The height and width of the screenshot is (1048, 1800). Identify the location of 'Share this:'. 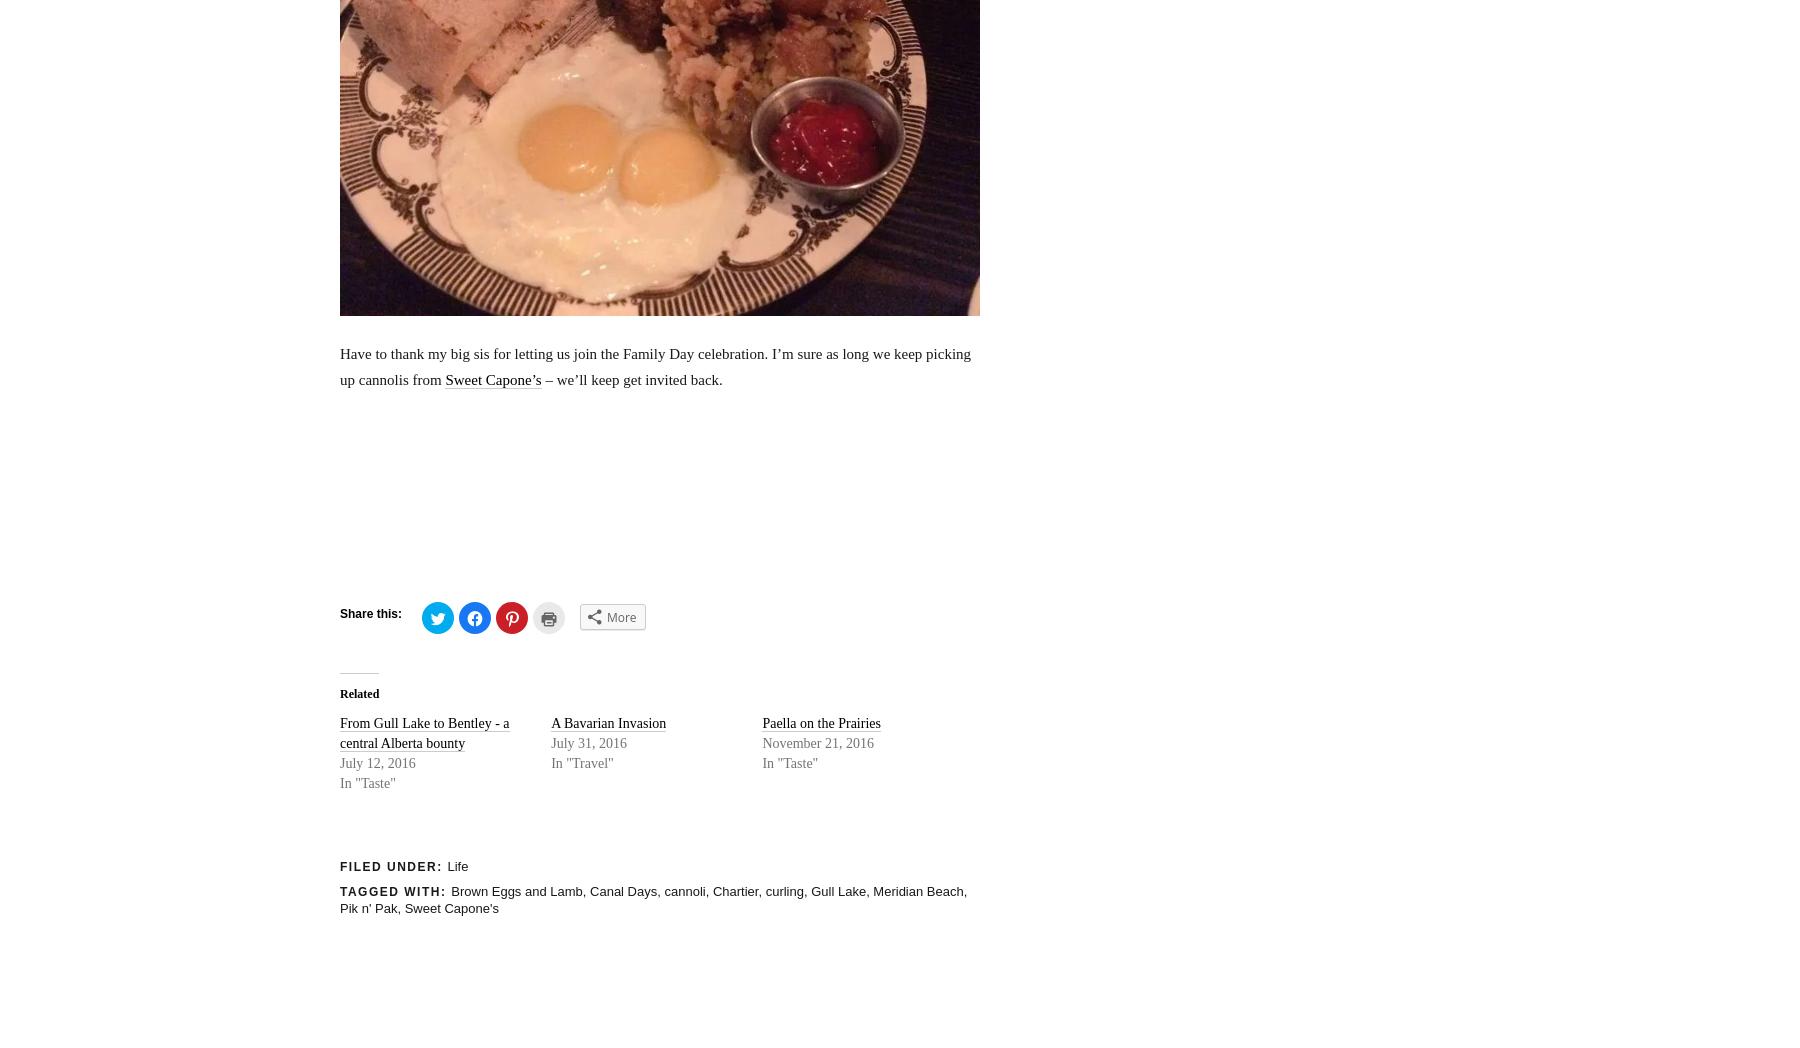
(370, 611).